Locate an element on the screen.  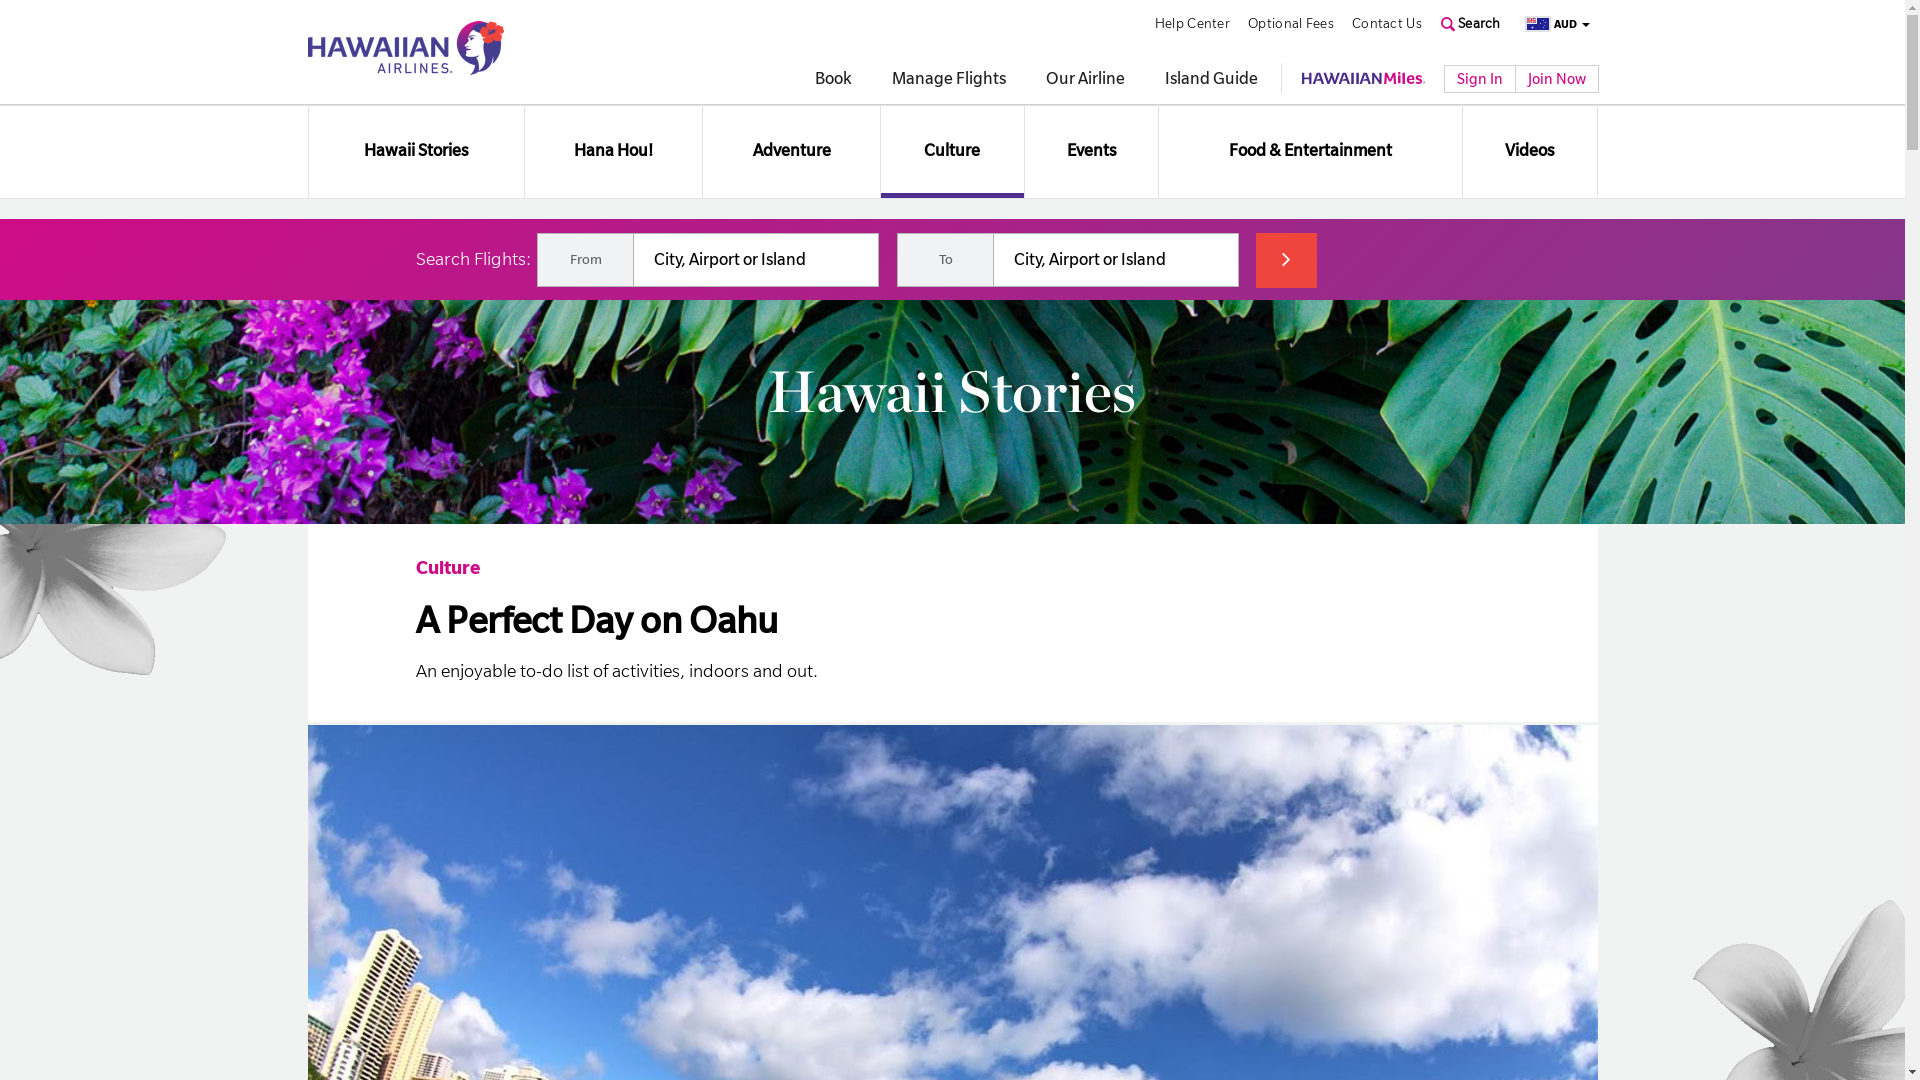
'Manage Flights' is located at coordinates (948, 80).